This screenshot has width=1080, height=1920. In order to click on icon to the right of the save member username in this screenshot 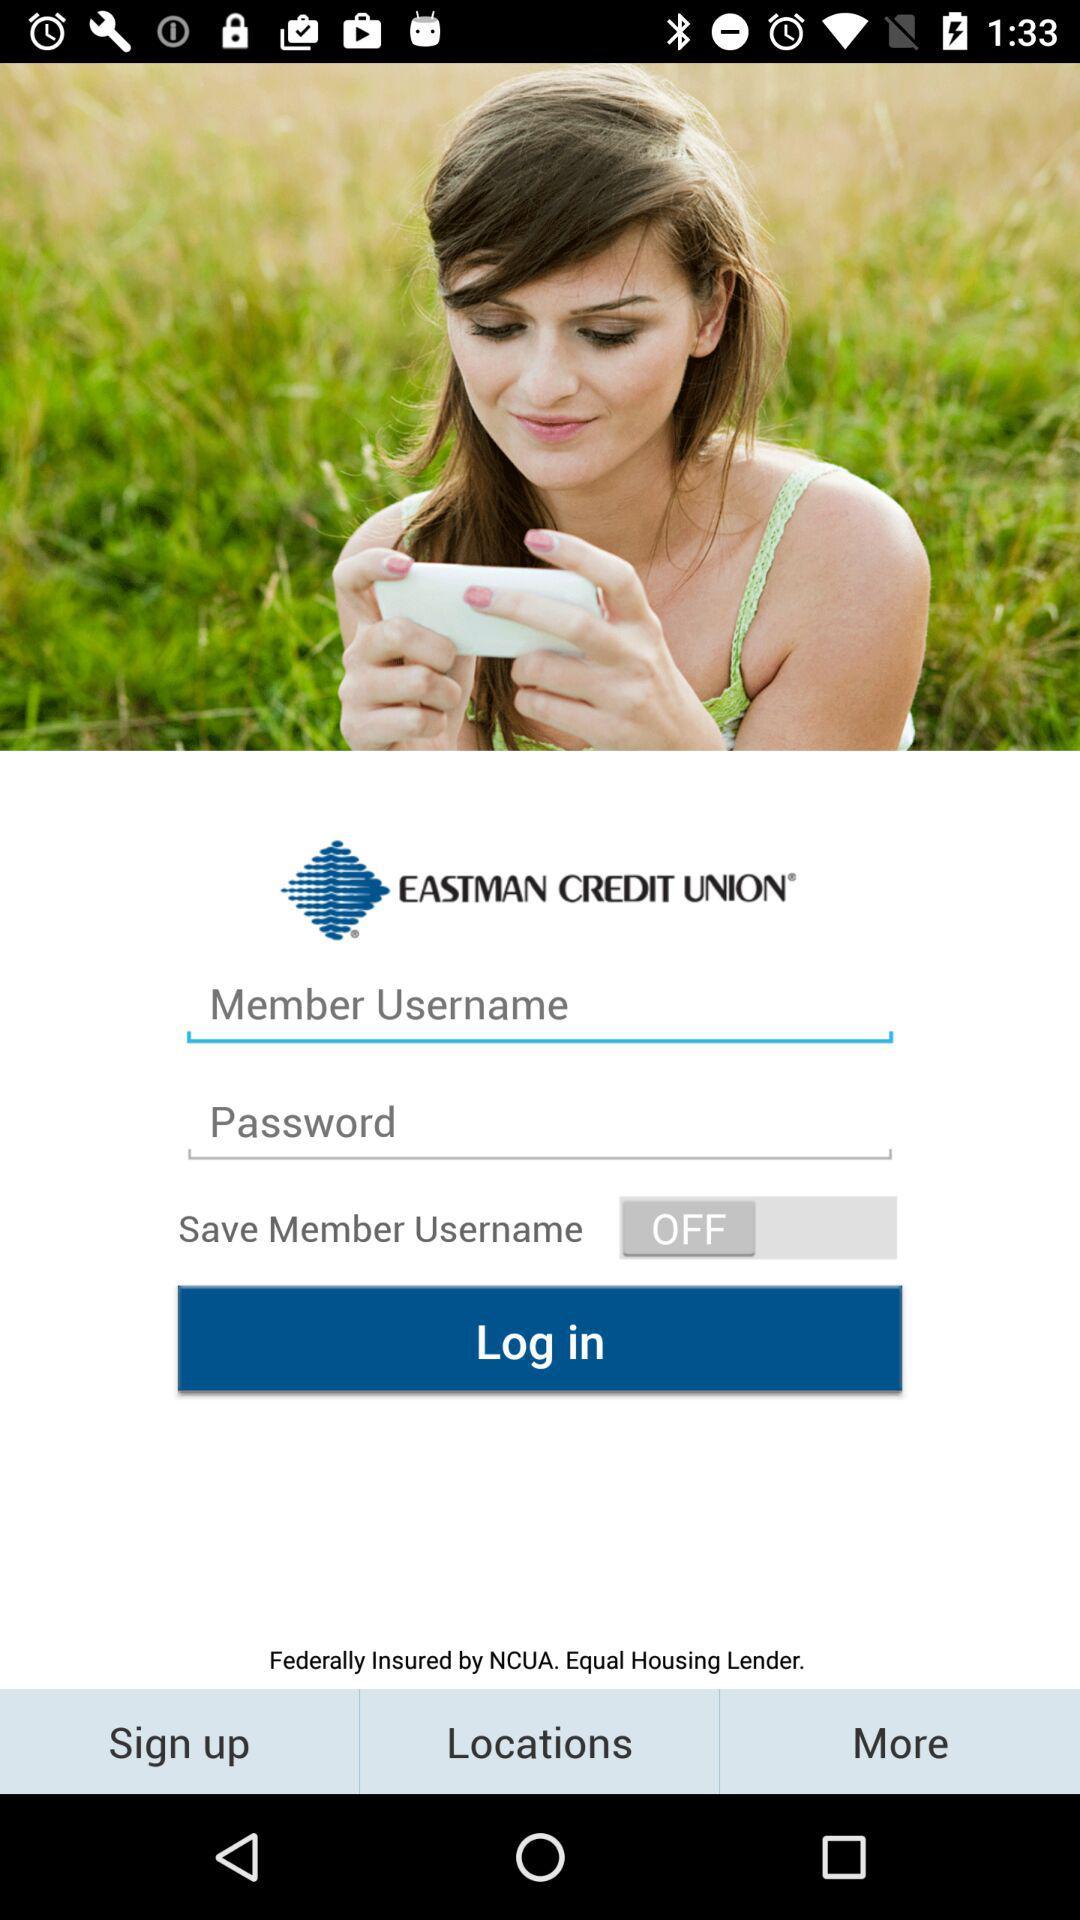, I will do `click(758, 1226)`.